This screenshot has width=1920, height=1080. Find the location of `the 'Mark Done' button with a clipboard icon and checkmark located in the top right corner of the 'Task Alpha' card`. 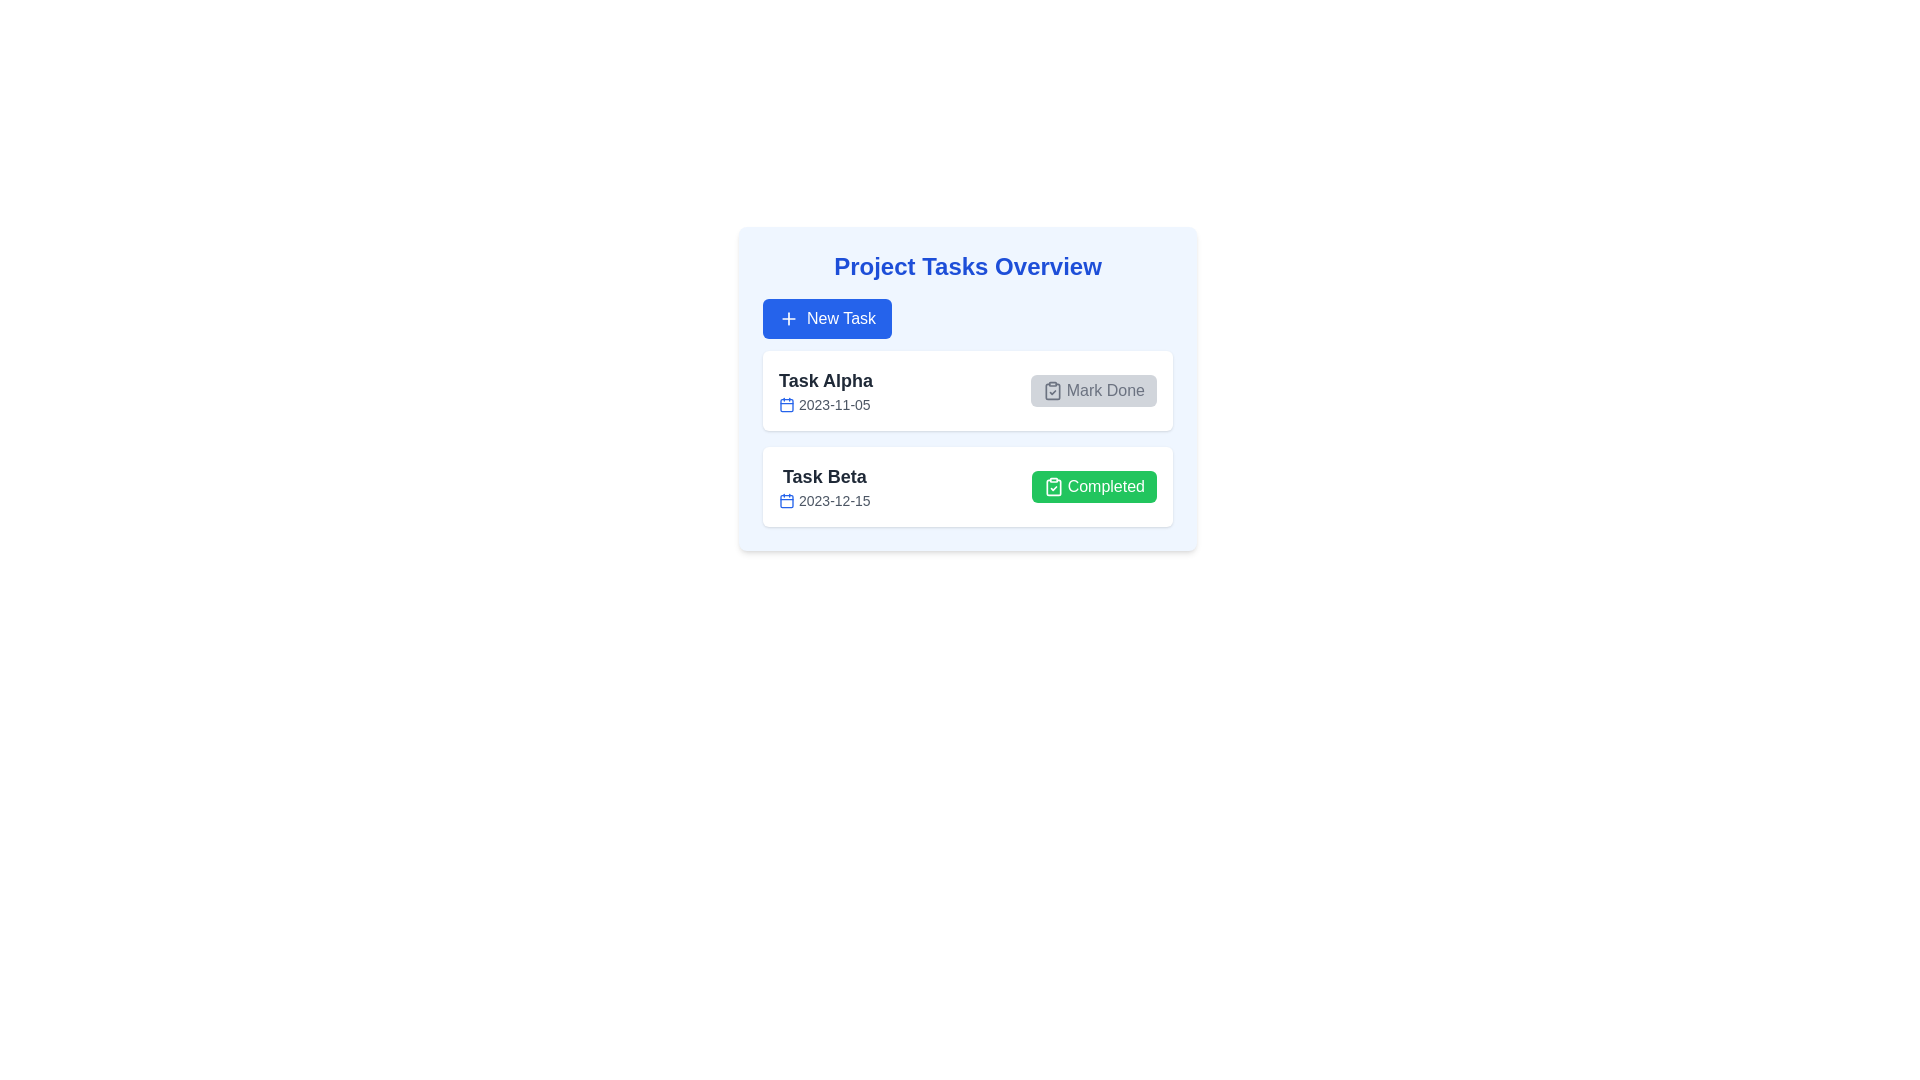

the 'Mark Done' button with a clipboard icon and checkmark located in the top right corner of the 'Task Alpha' card is located at coordinates (1092, 390).